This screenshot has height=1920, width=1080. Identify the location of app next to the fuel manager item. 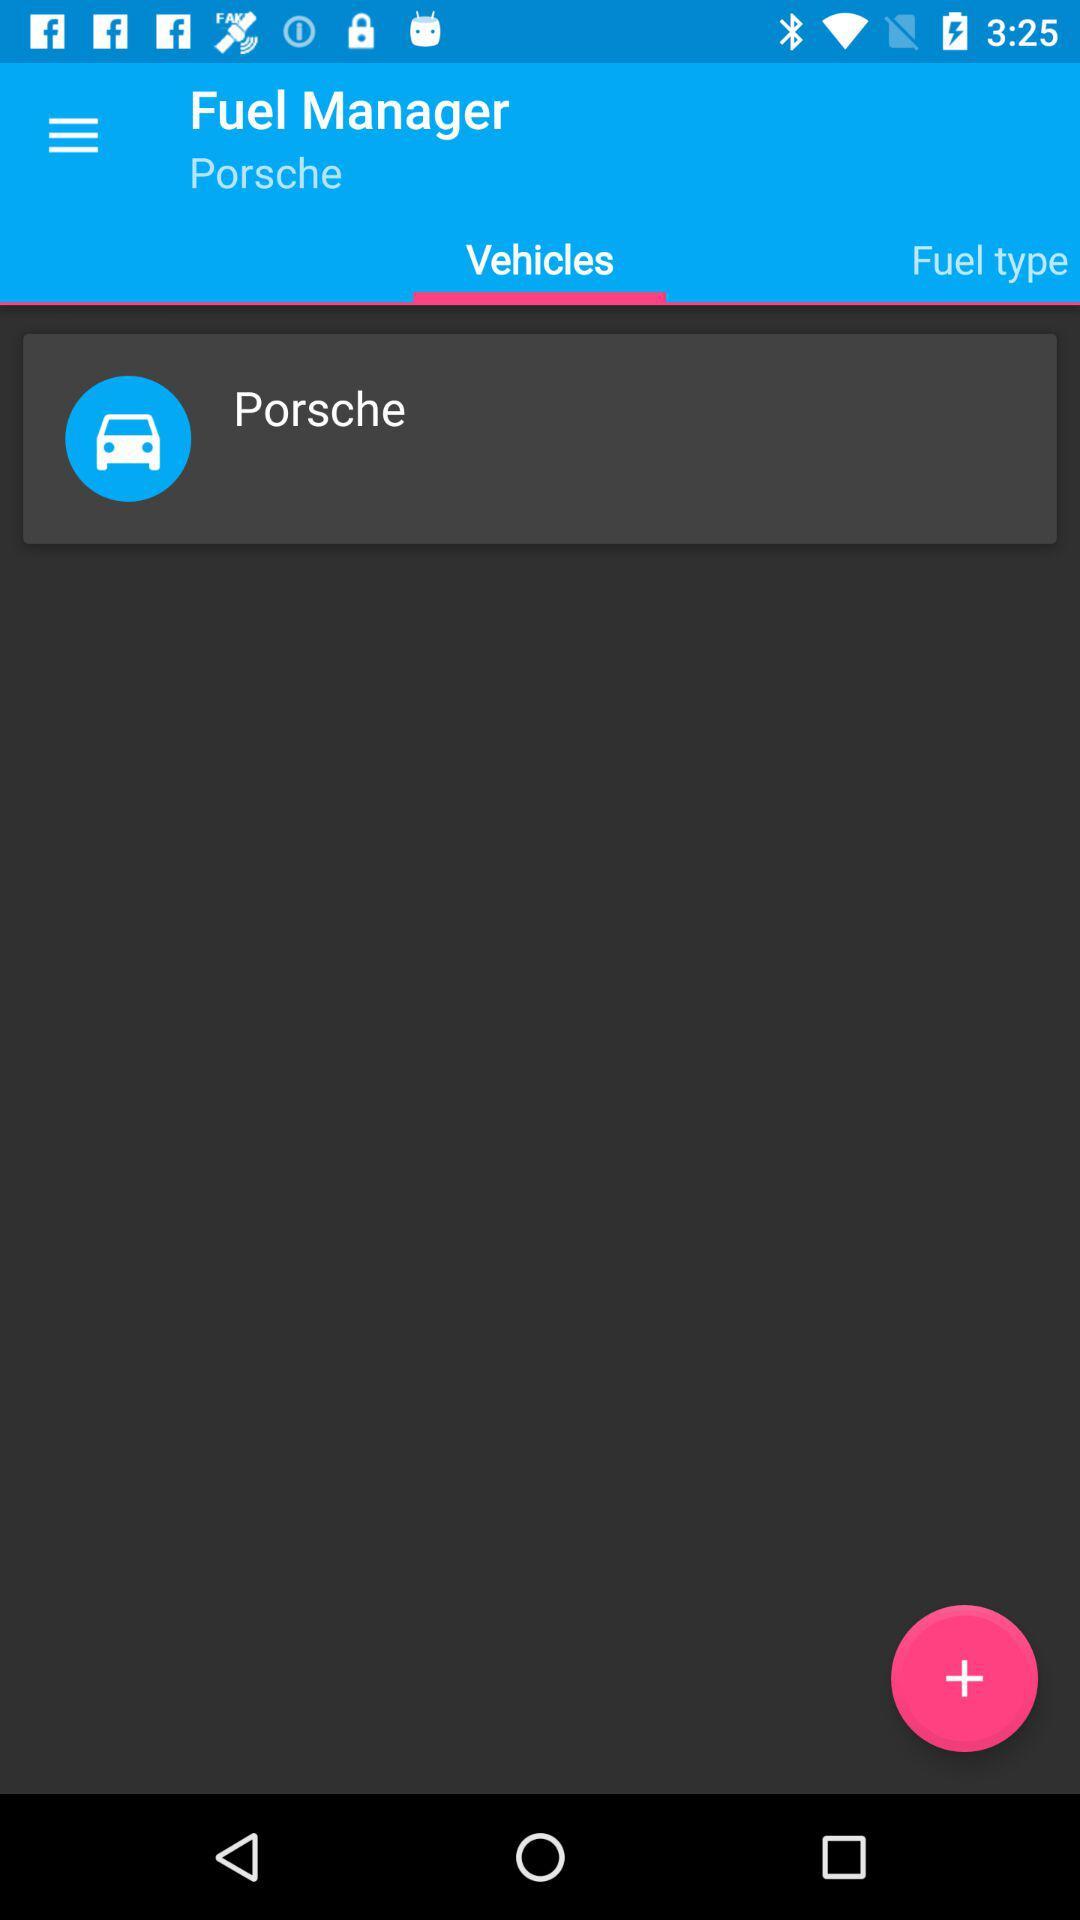
(72, 135).